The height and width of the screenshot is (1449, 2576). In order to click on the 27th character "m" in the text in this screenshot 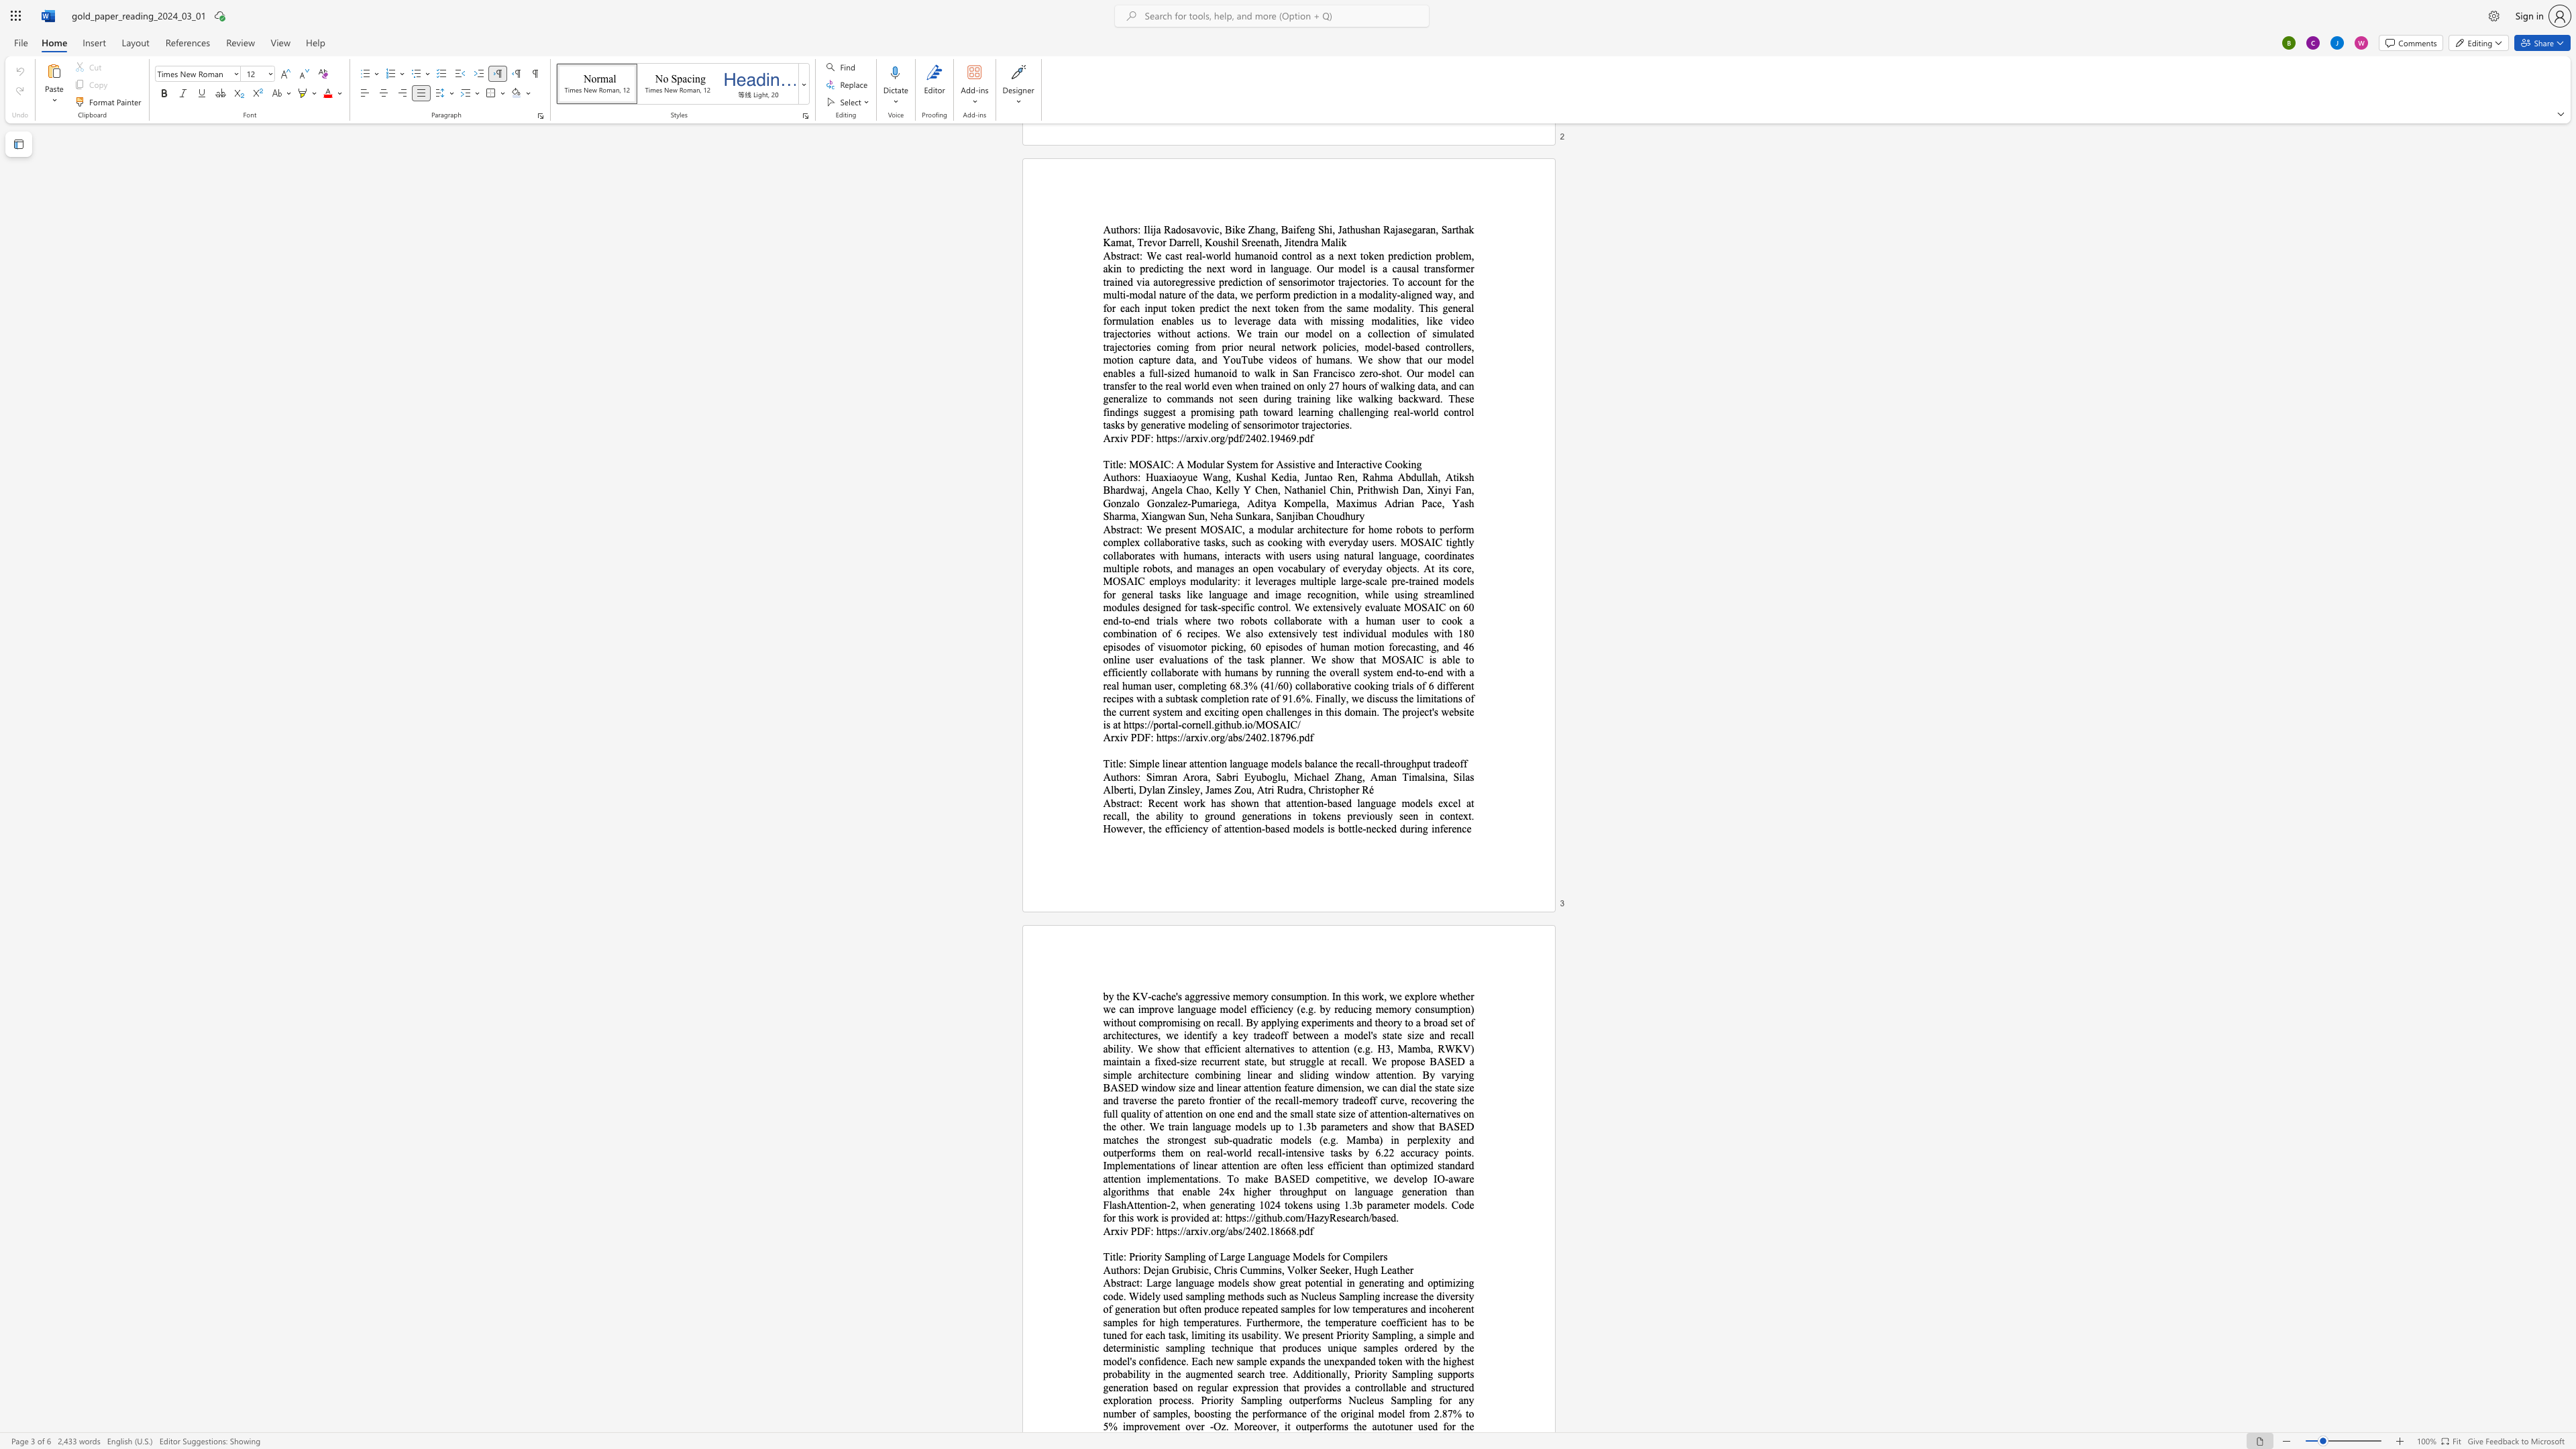, I will do `click(1281, 1412)`.